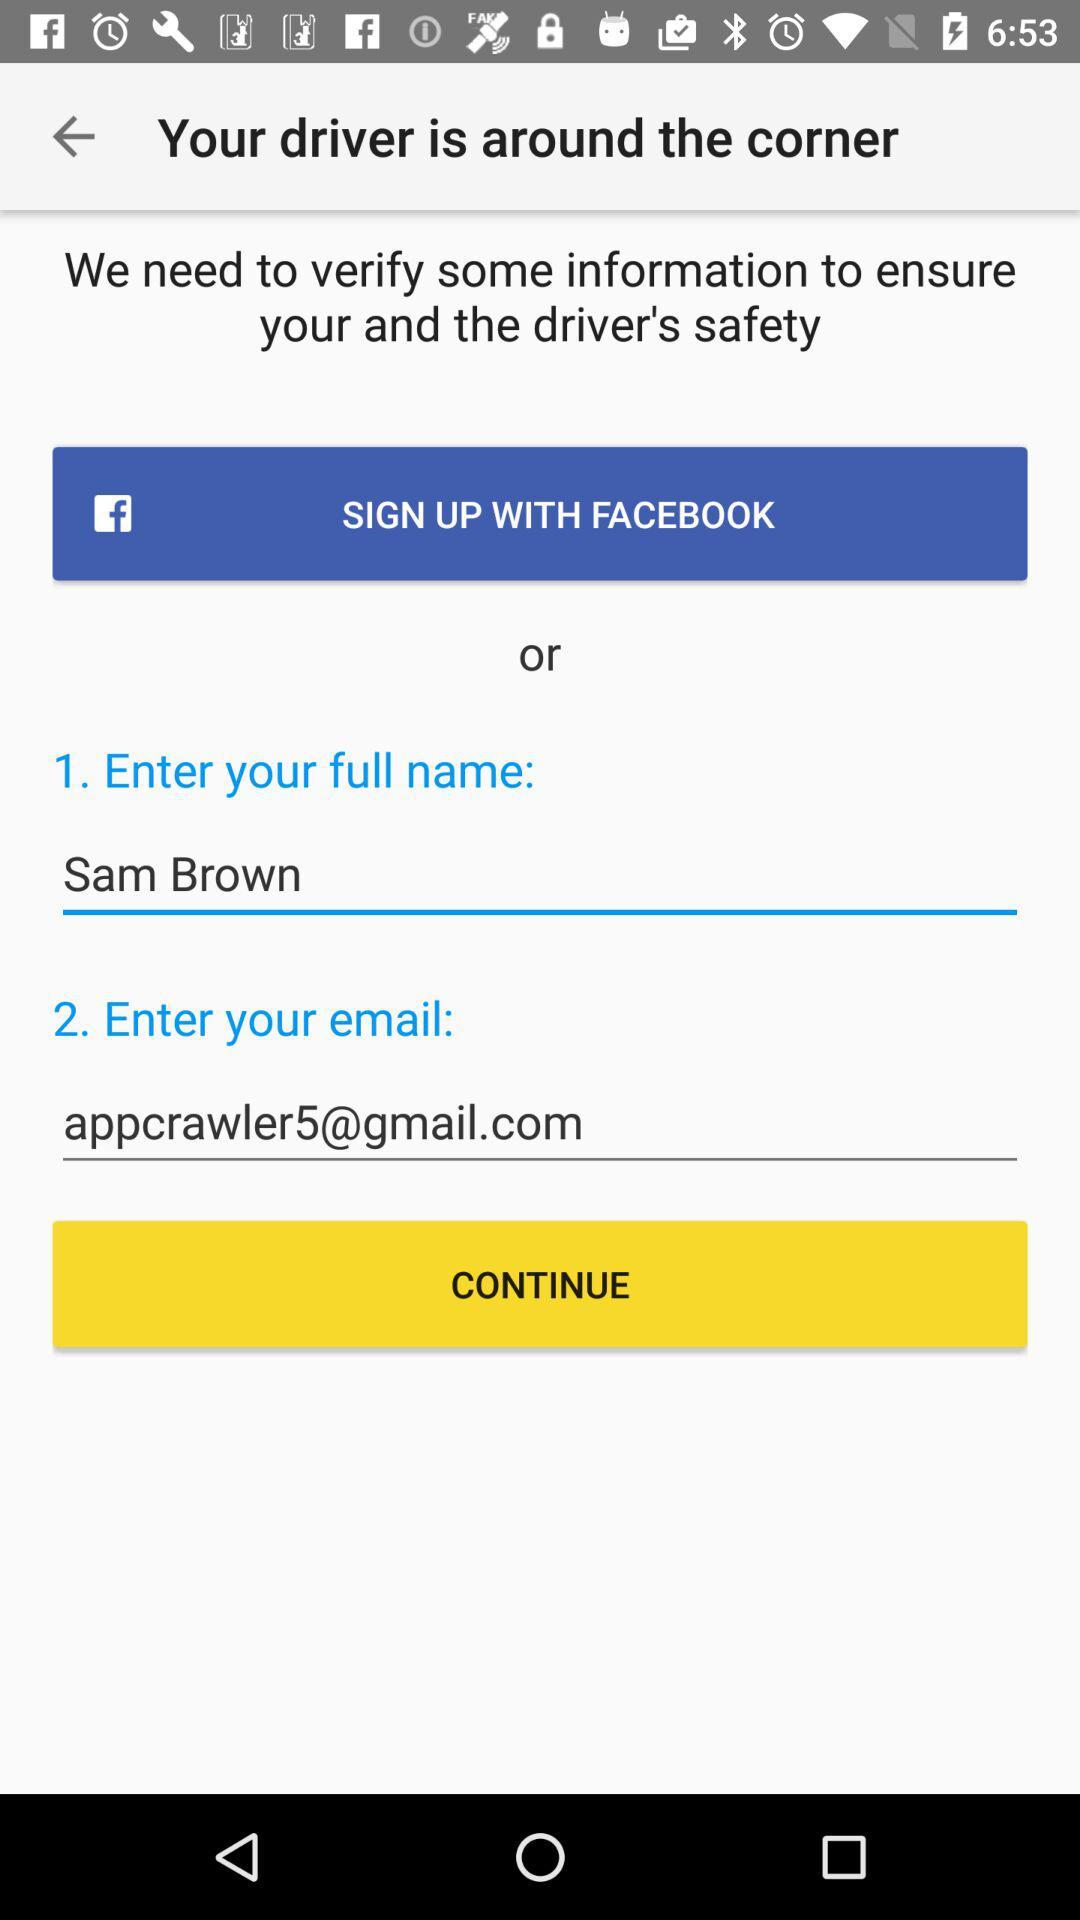 Image resolution: width=1080 pixels, height=1920 pixels. I want to click on the item below the 1 enter your item, so click(540, 873).